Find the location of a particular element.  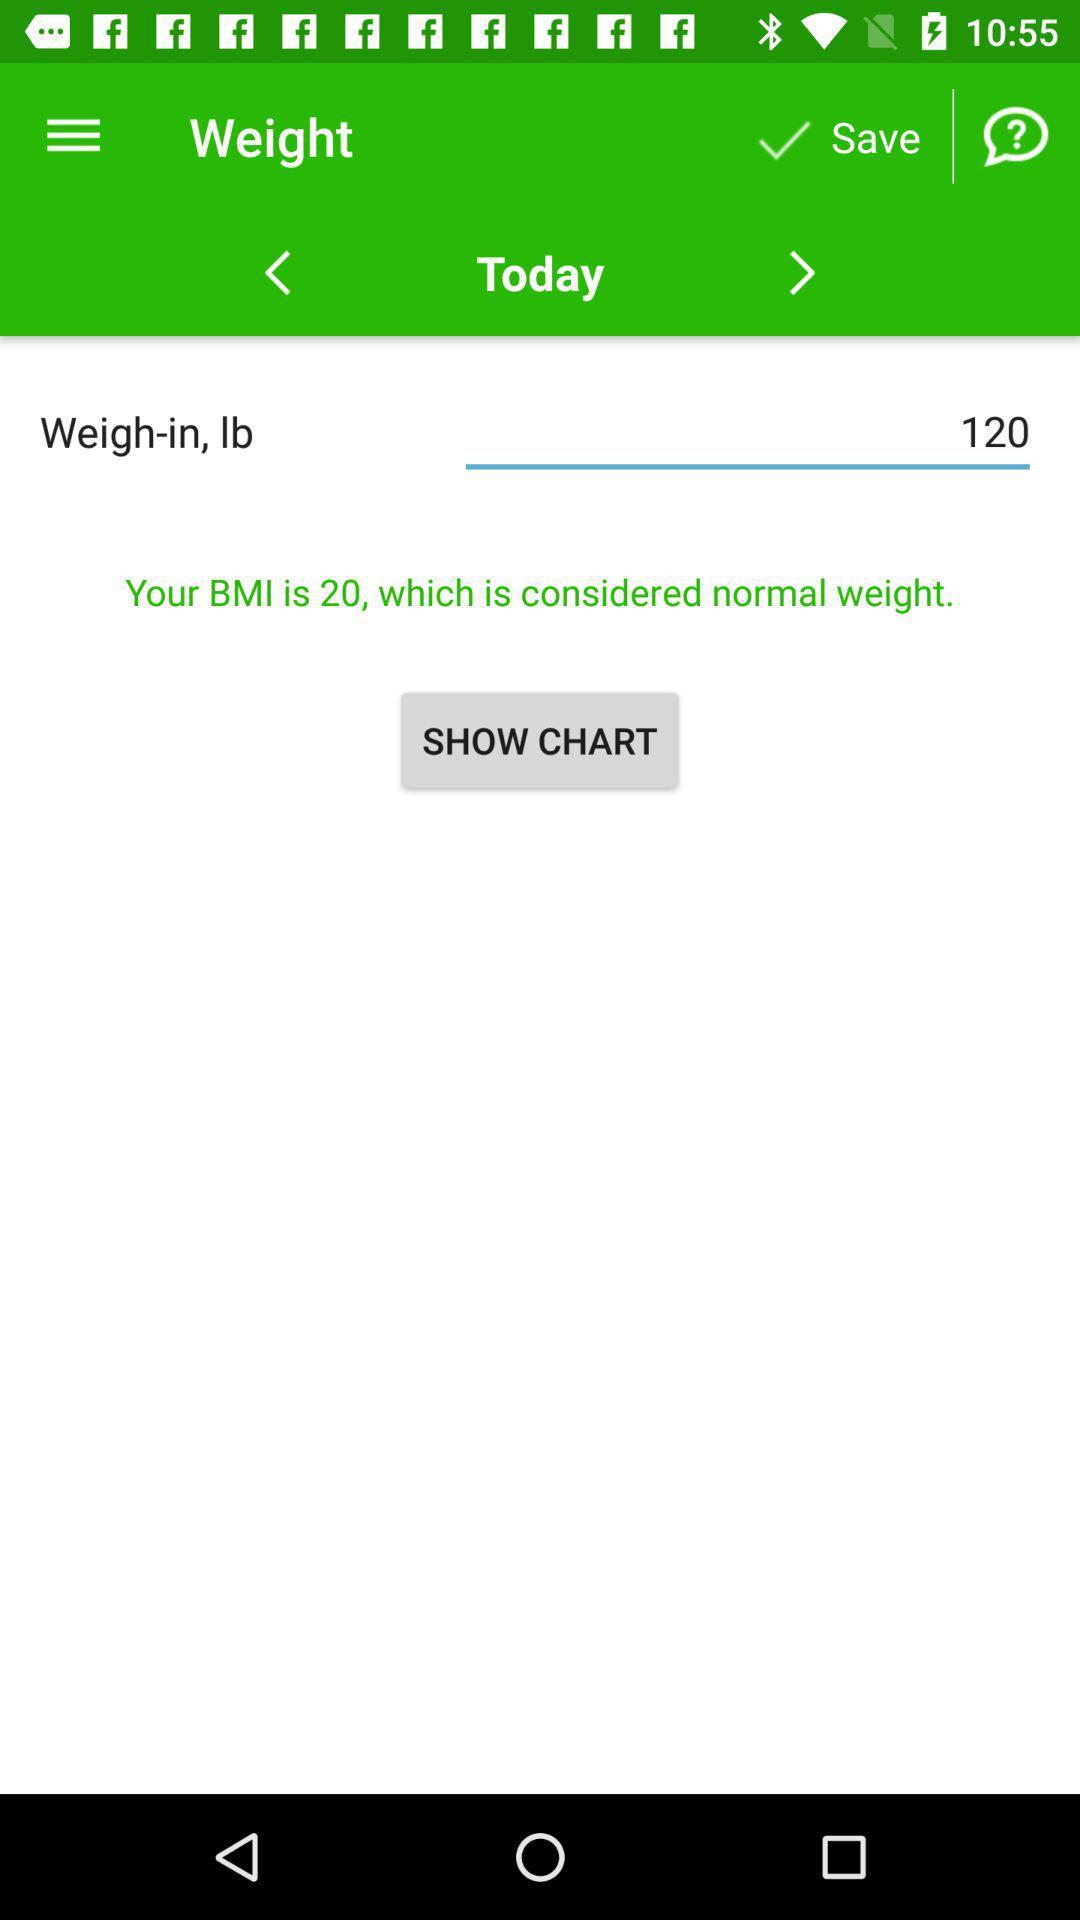

the show chart is located at coordinates (540, 739).